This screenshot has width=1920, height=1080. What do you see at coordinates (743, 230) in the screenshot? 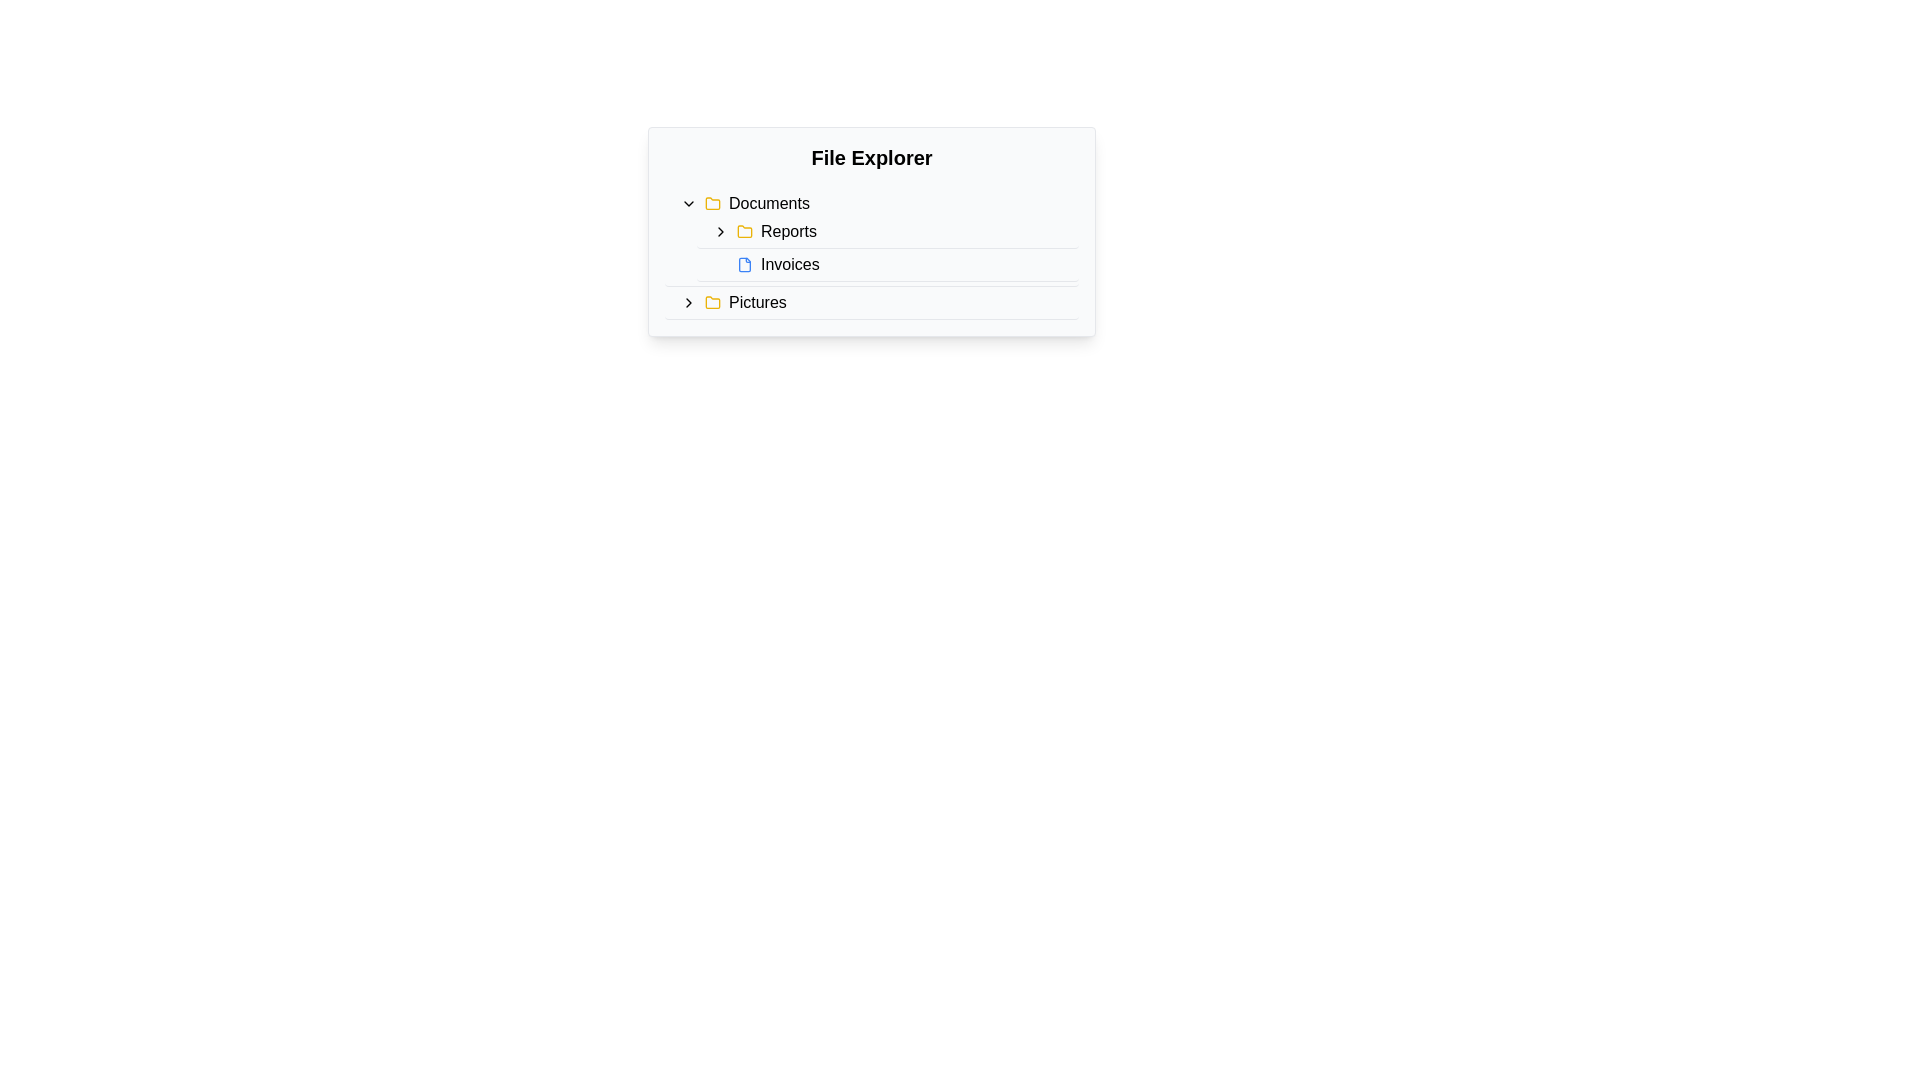
I see `the yellow folder icon indicating its active state within the file explorer interface` at bounding box center [743, 230].